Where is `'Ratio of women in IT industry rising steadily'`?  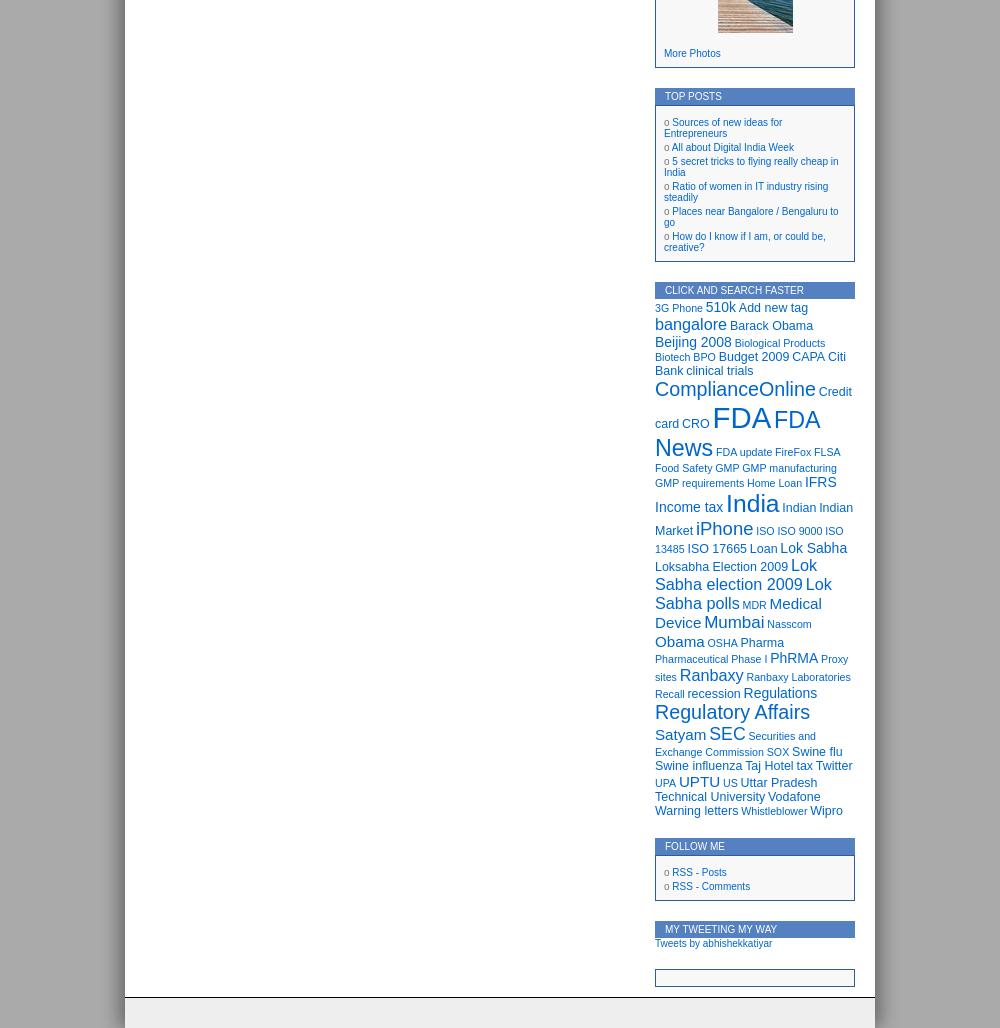 'Ratio of women in IT industry rising steadily' is located at coordinates (745, 192).